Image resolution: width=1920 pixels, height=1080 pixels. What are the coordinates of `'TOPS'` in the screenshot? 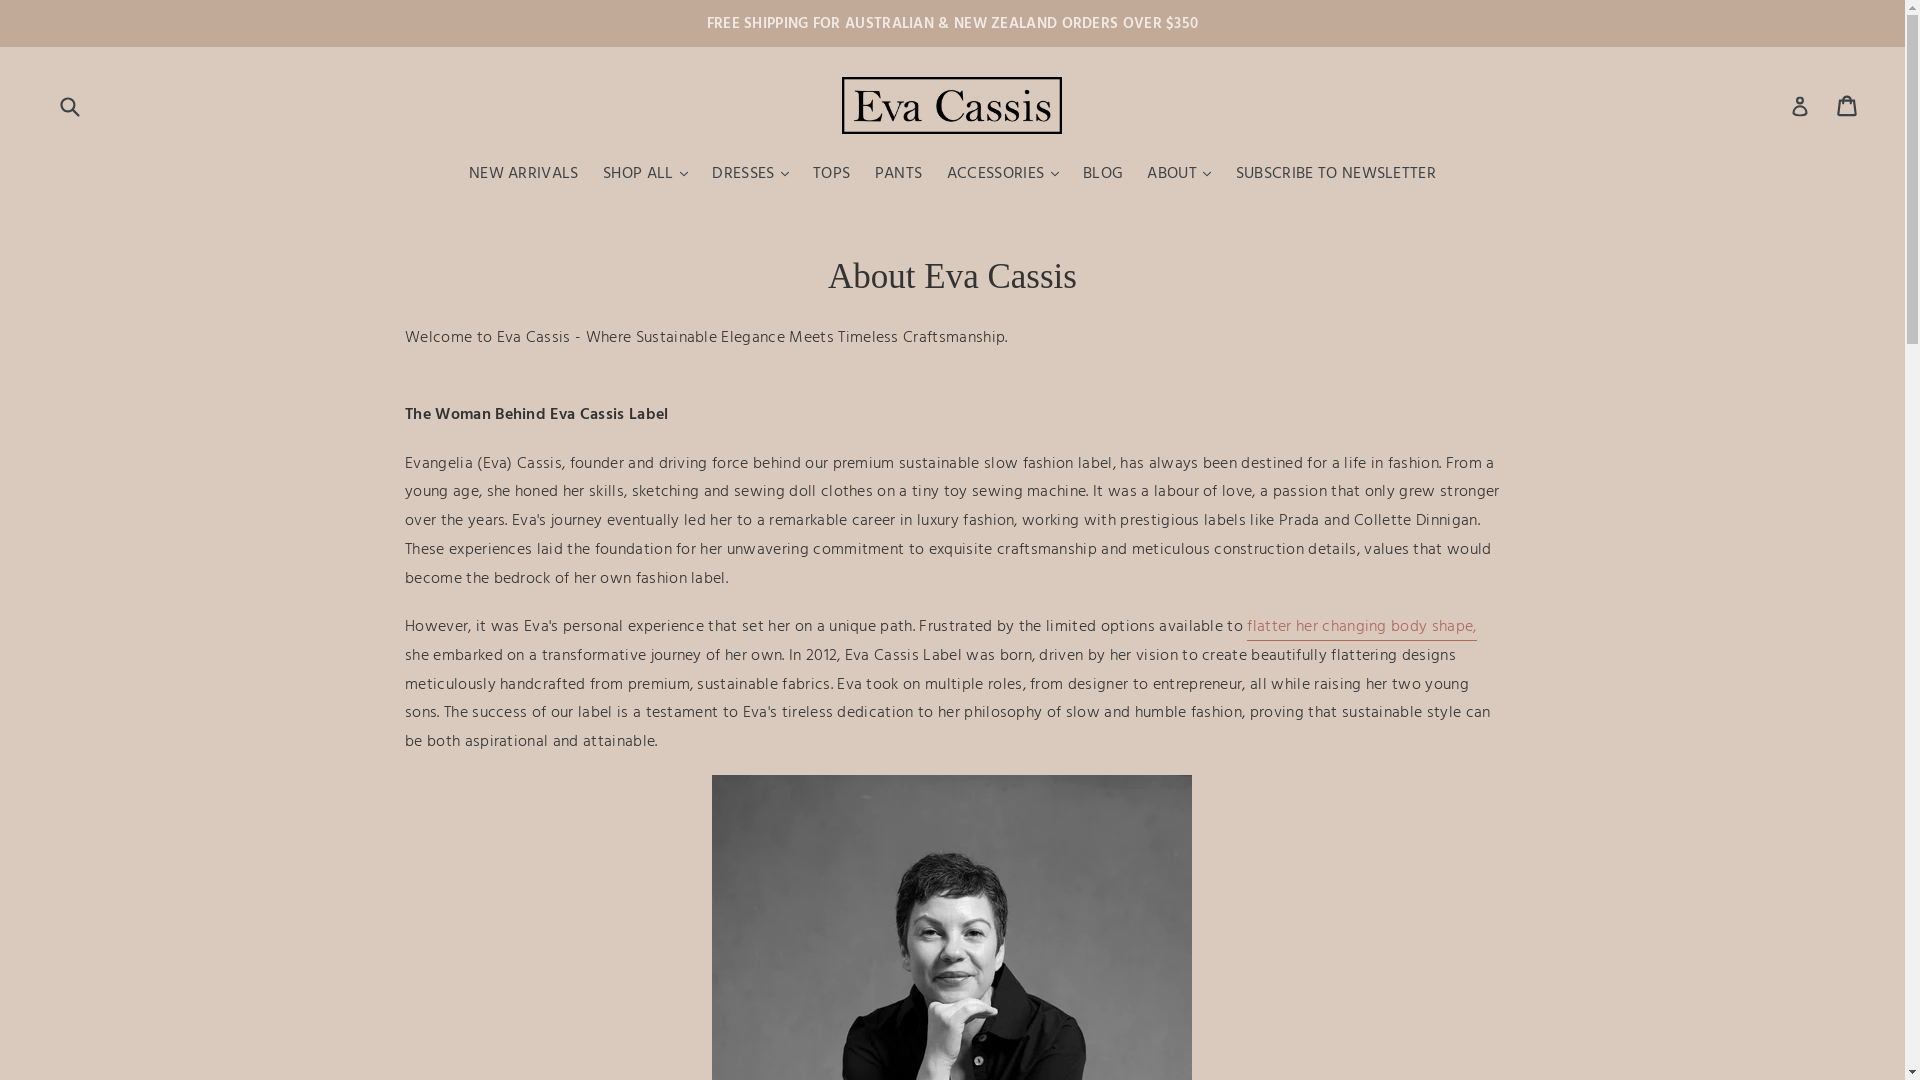 It's located at (831, 173).